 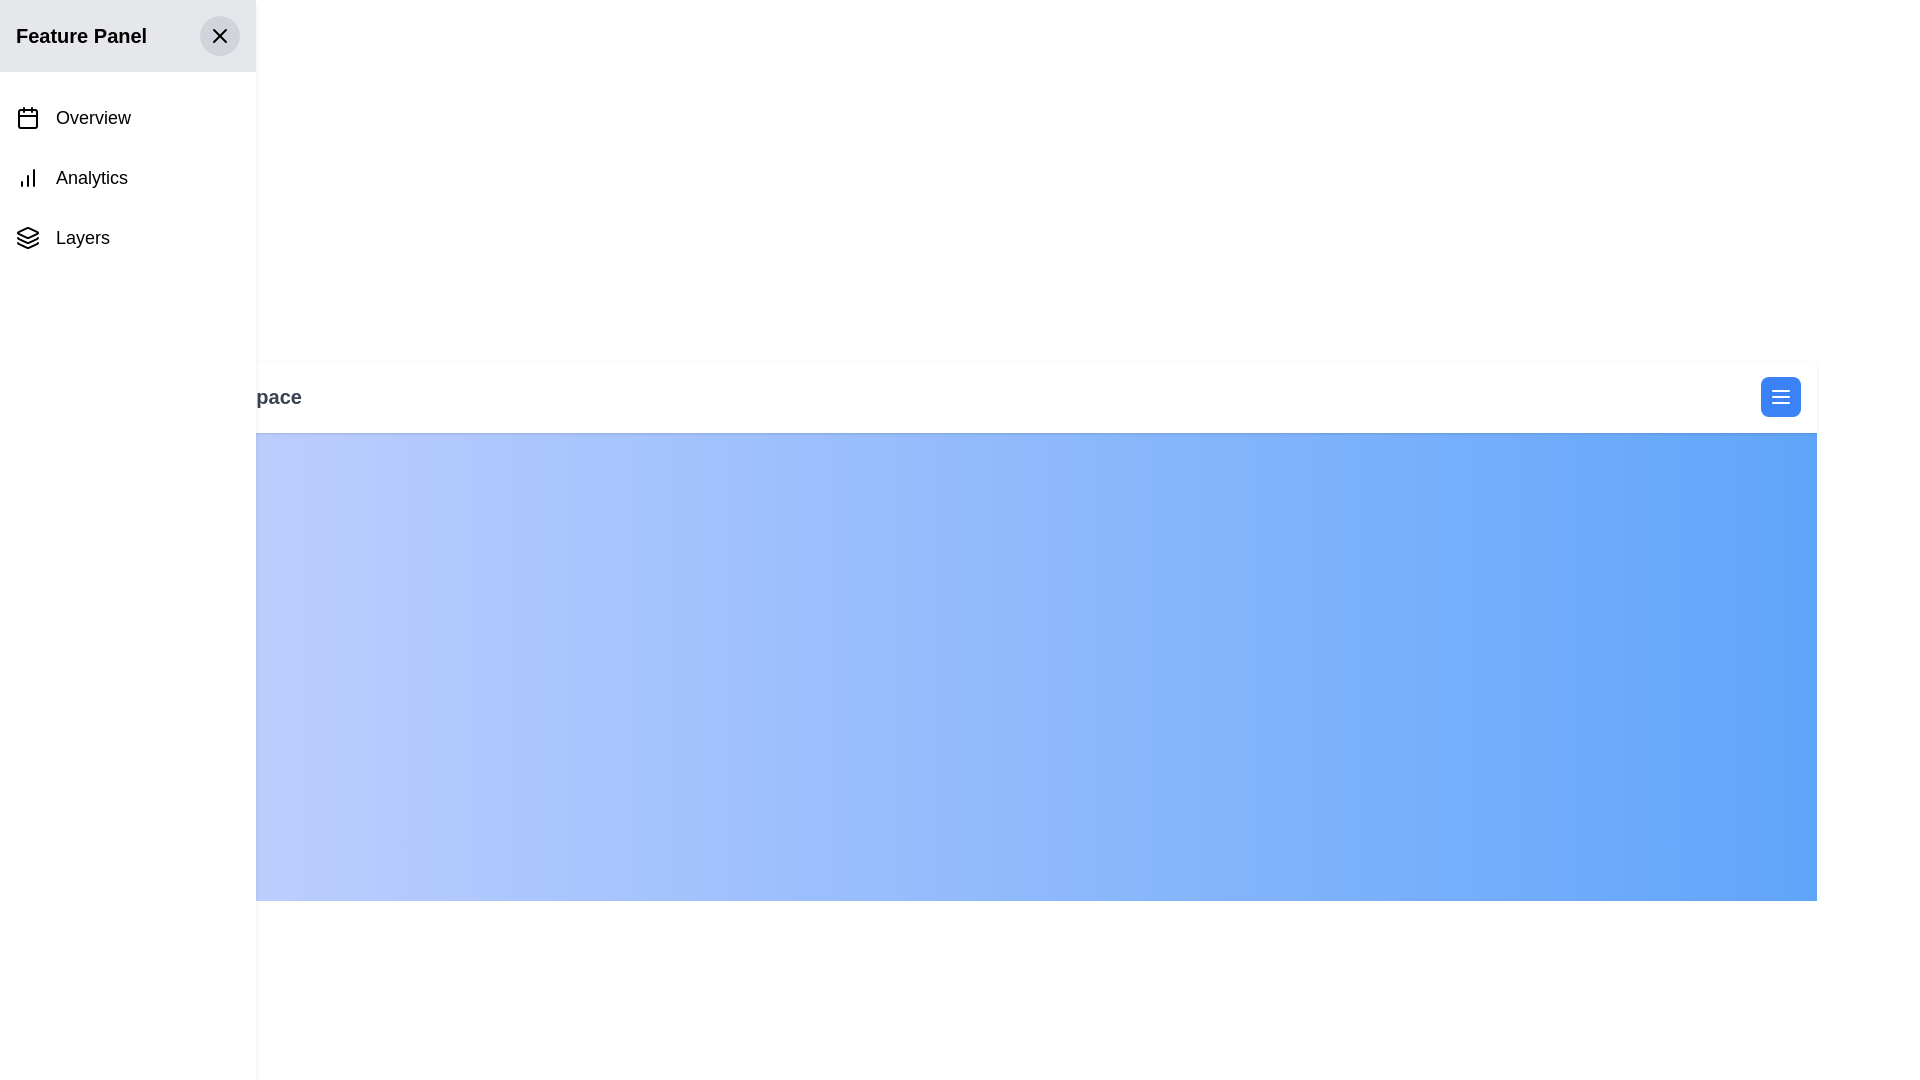 What do you see at coordinates (28, 231) in the screenshot?
I see `the topmost 'Layers' icon in the navigation interface` at bounding box center [28, 231].